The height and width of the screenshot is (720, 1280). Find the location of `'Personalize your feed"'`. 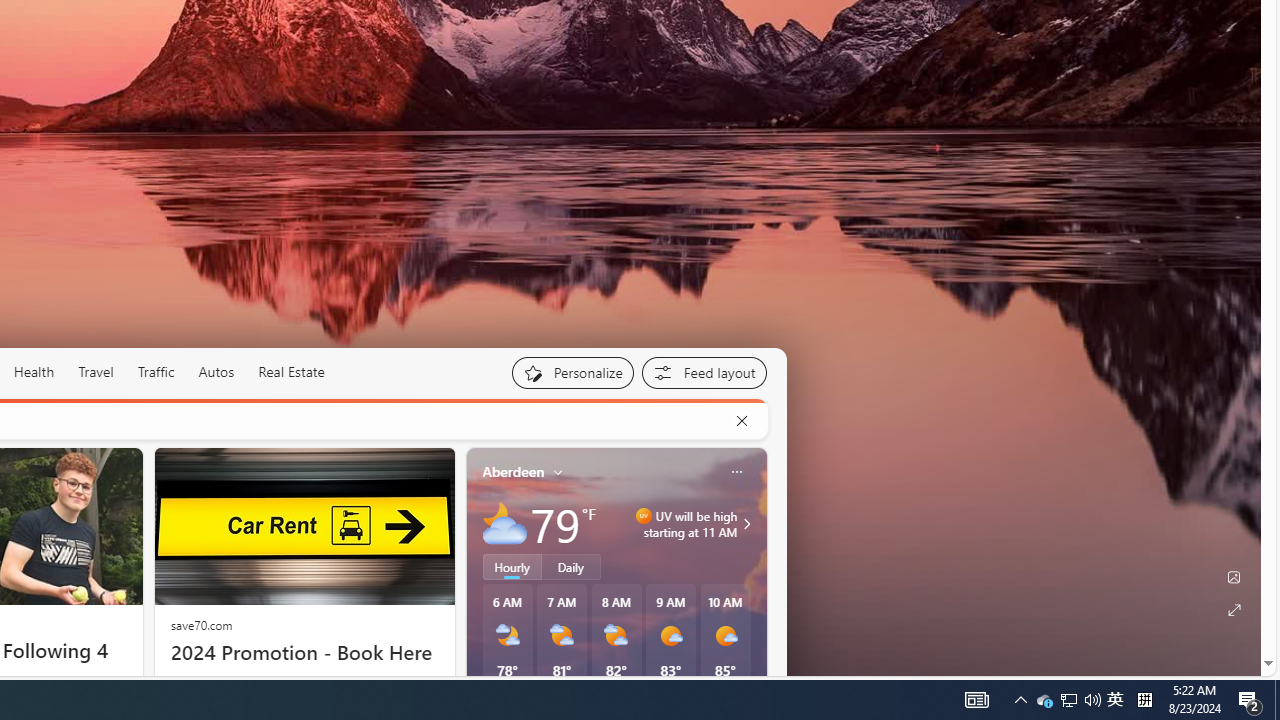

'Personalize your feed"' is located at coordinates (571, 372).